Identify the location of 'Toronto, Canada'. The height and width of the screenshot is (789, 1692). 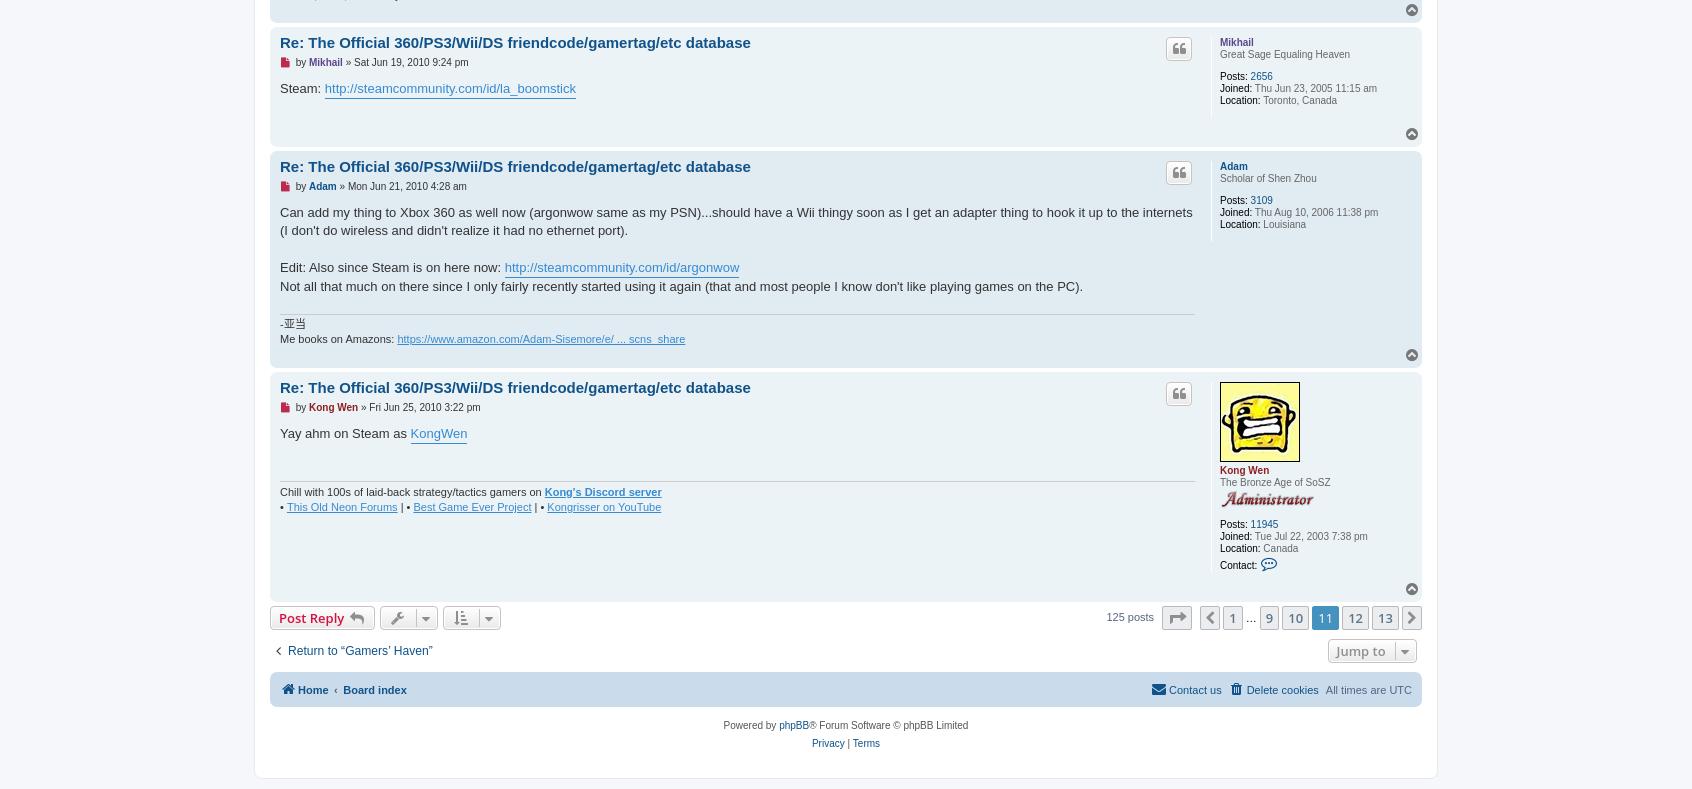
(1297, 99).